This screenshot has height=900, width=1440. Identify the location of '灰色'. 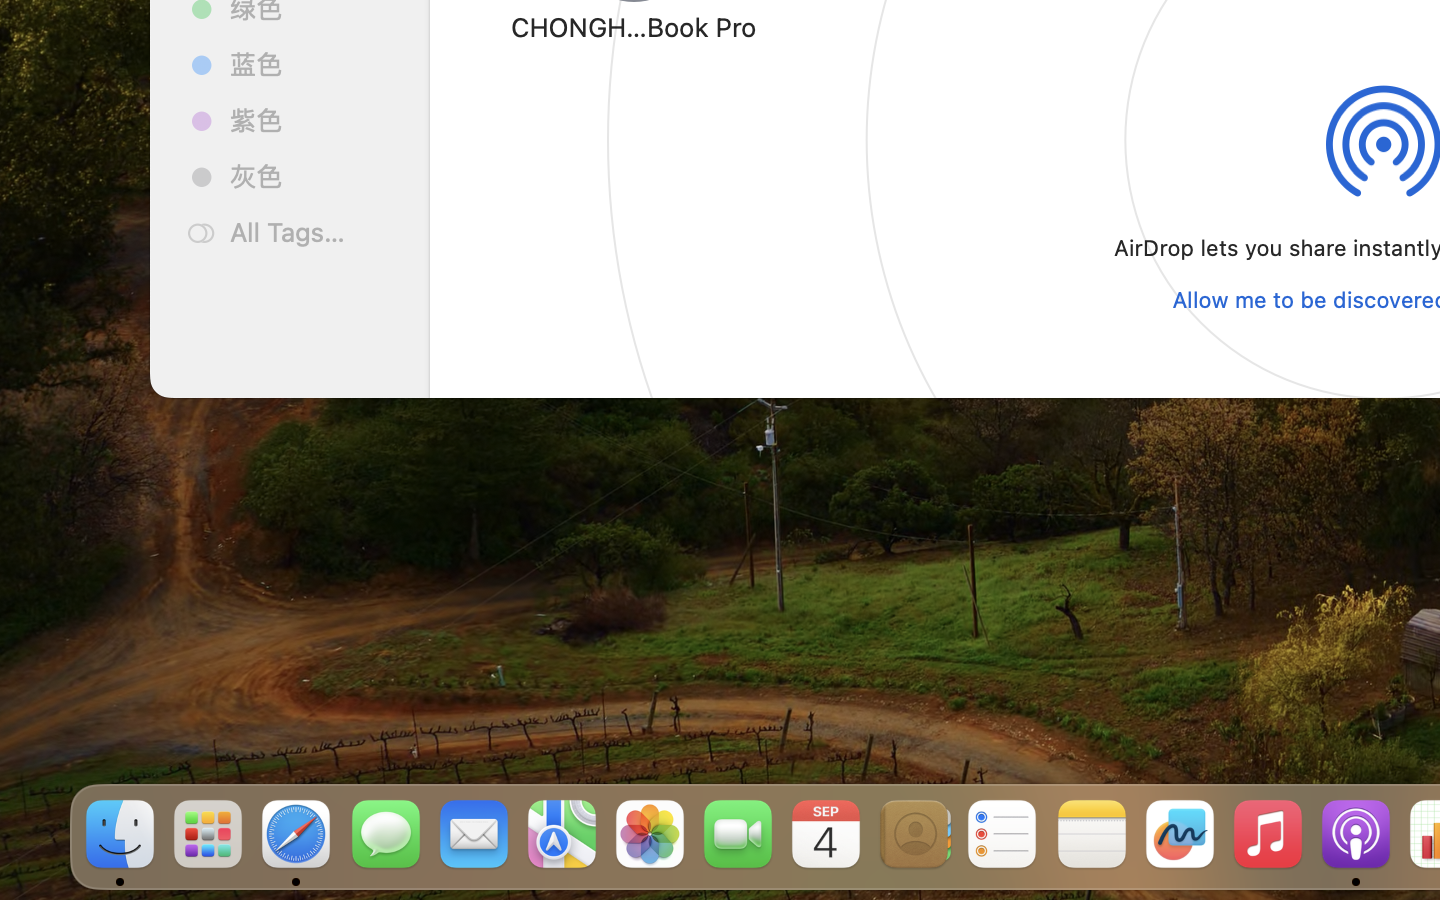
(311, 176).